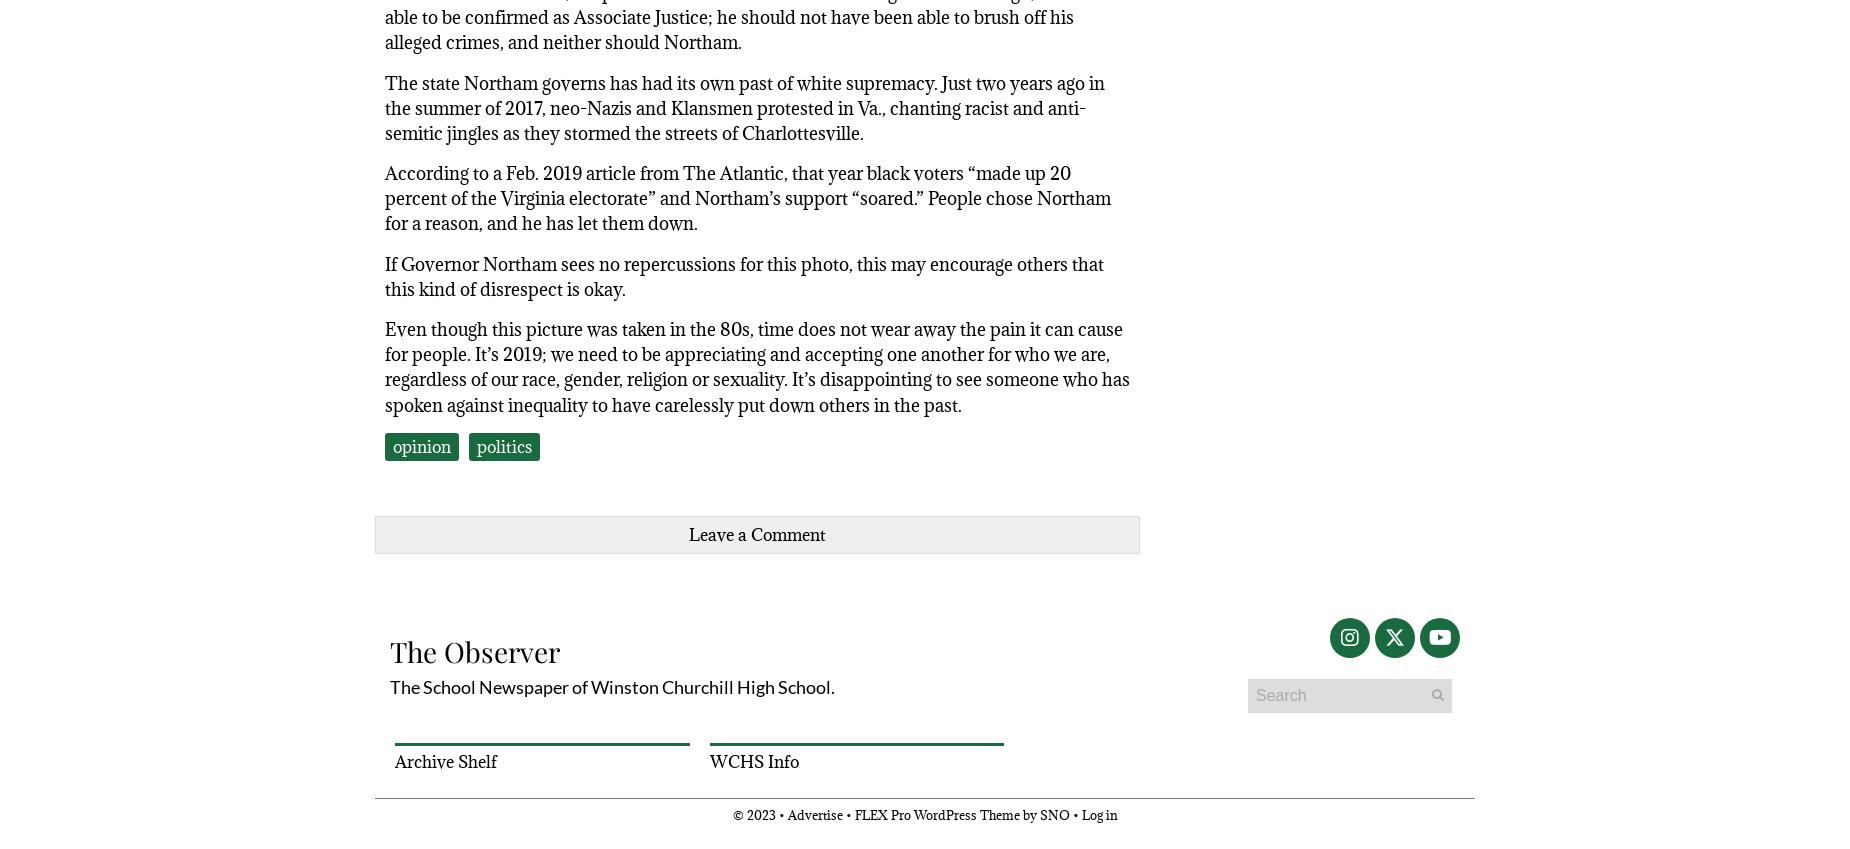 This screenshot has width=1850, height=849. What do you see at coordinates (935, 814) in the screenshot?
I see `'FLEX Pro WordPress Theme'` at bounding box center [935, 814].